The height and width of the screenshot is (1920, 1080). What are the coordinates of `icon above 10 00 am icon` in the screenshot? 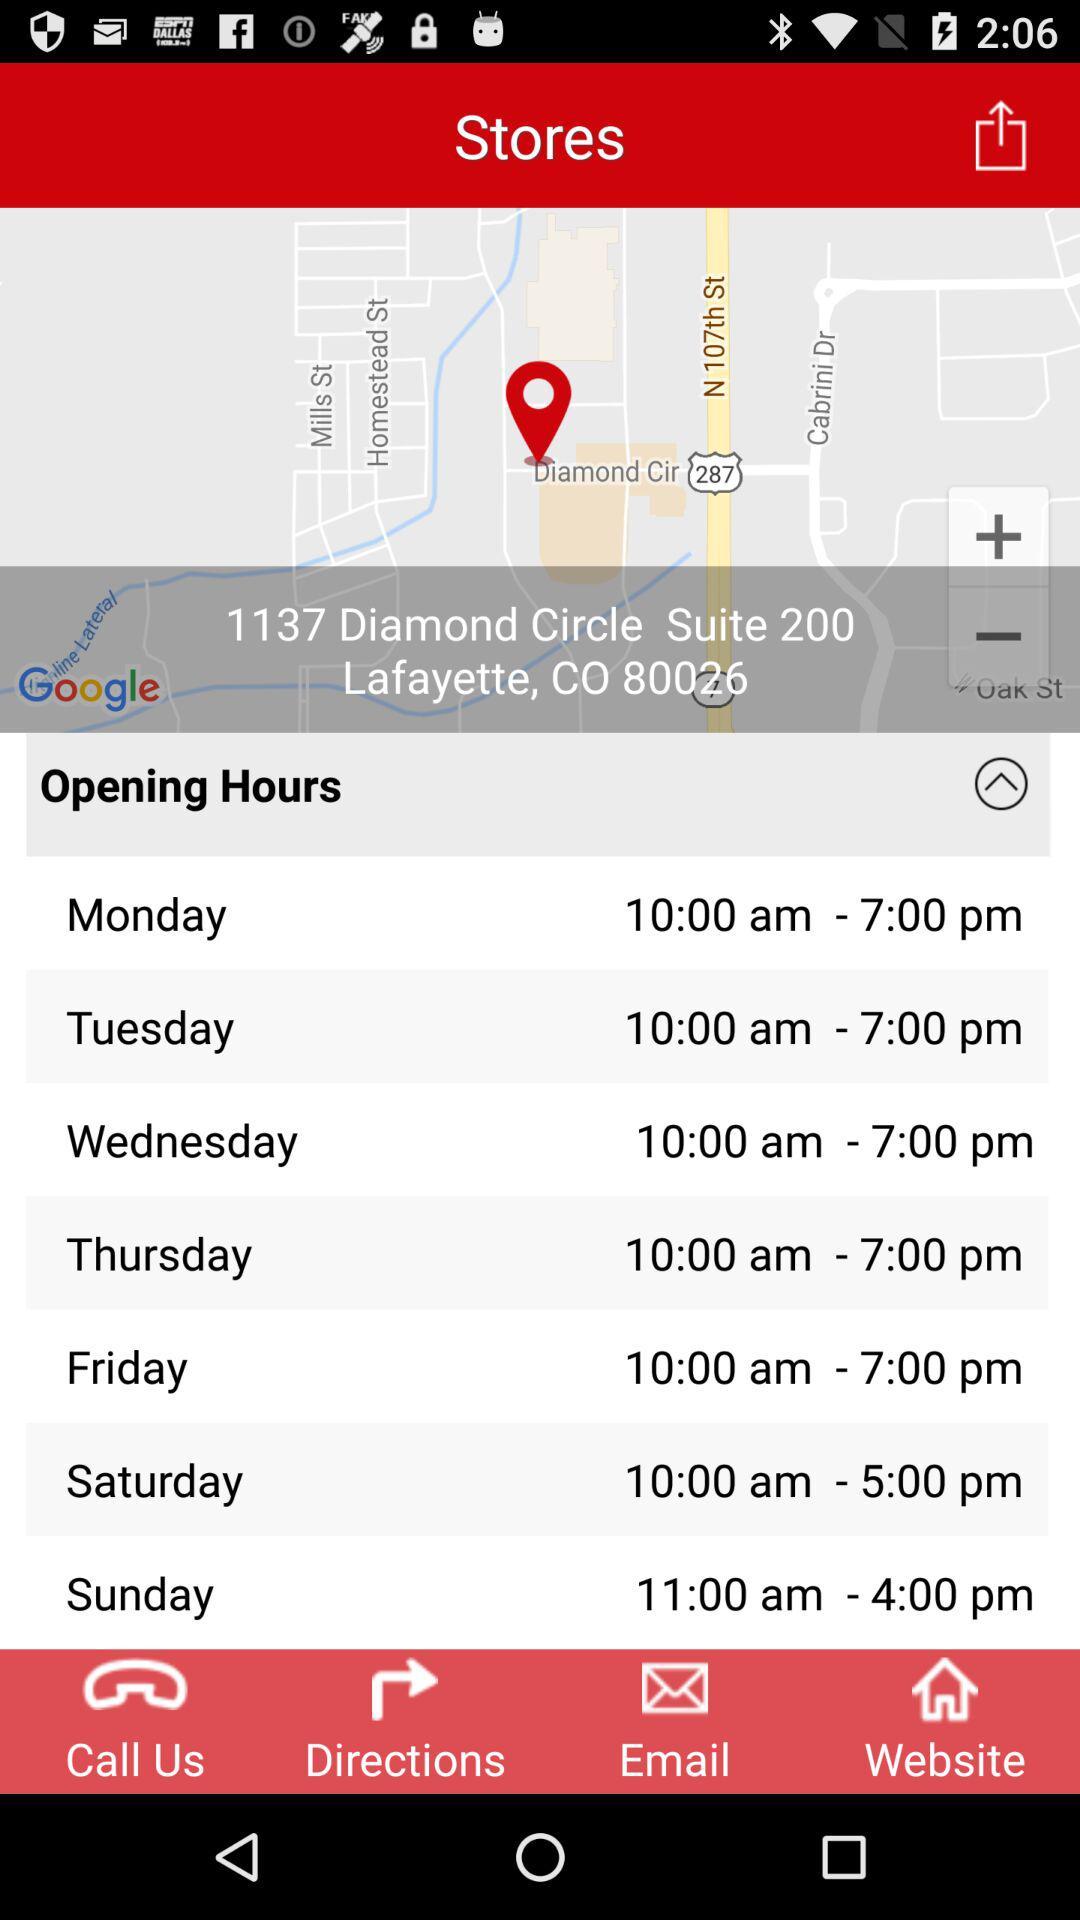 It's located at (1001, 783).